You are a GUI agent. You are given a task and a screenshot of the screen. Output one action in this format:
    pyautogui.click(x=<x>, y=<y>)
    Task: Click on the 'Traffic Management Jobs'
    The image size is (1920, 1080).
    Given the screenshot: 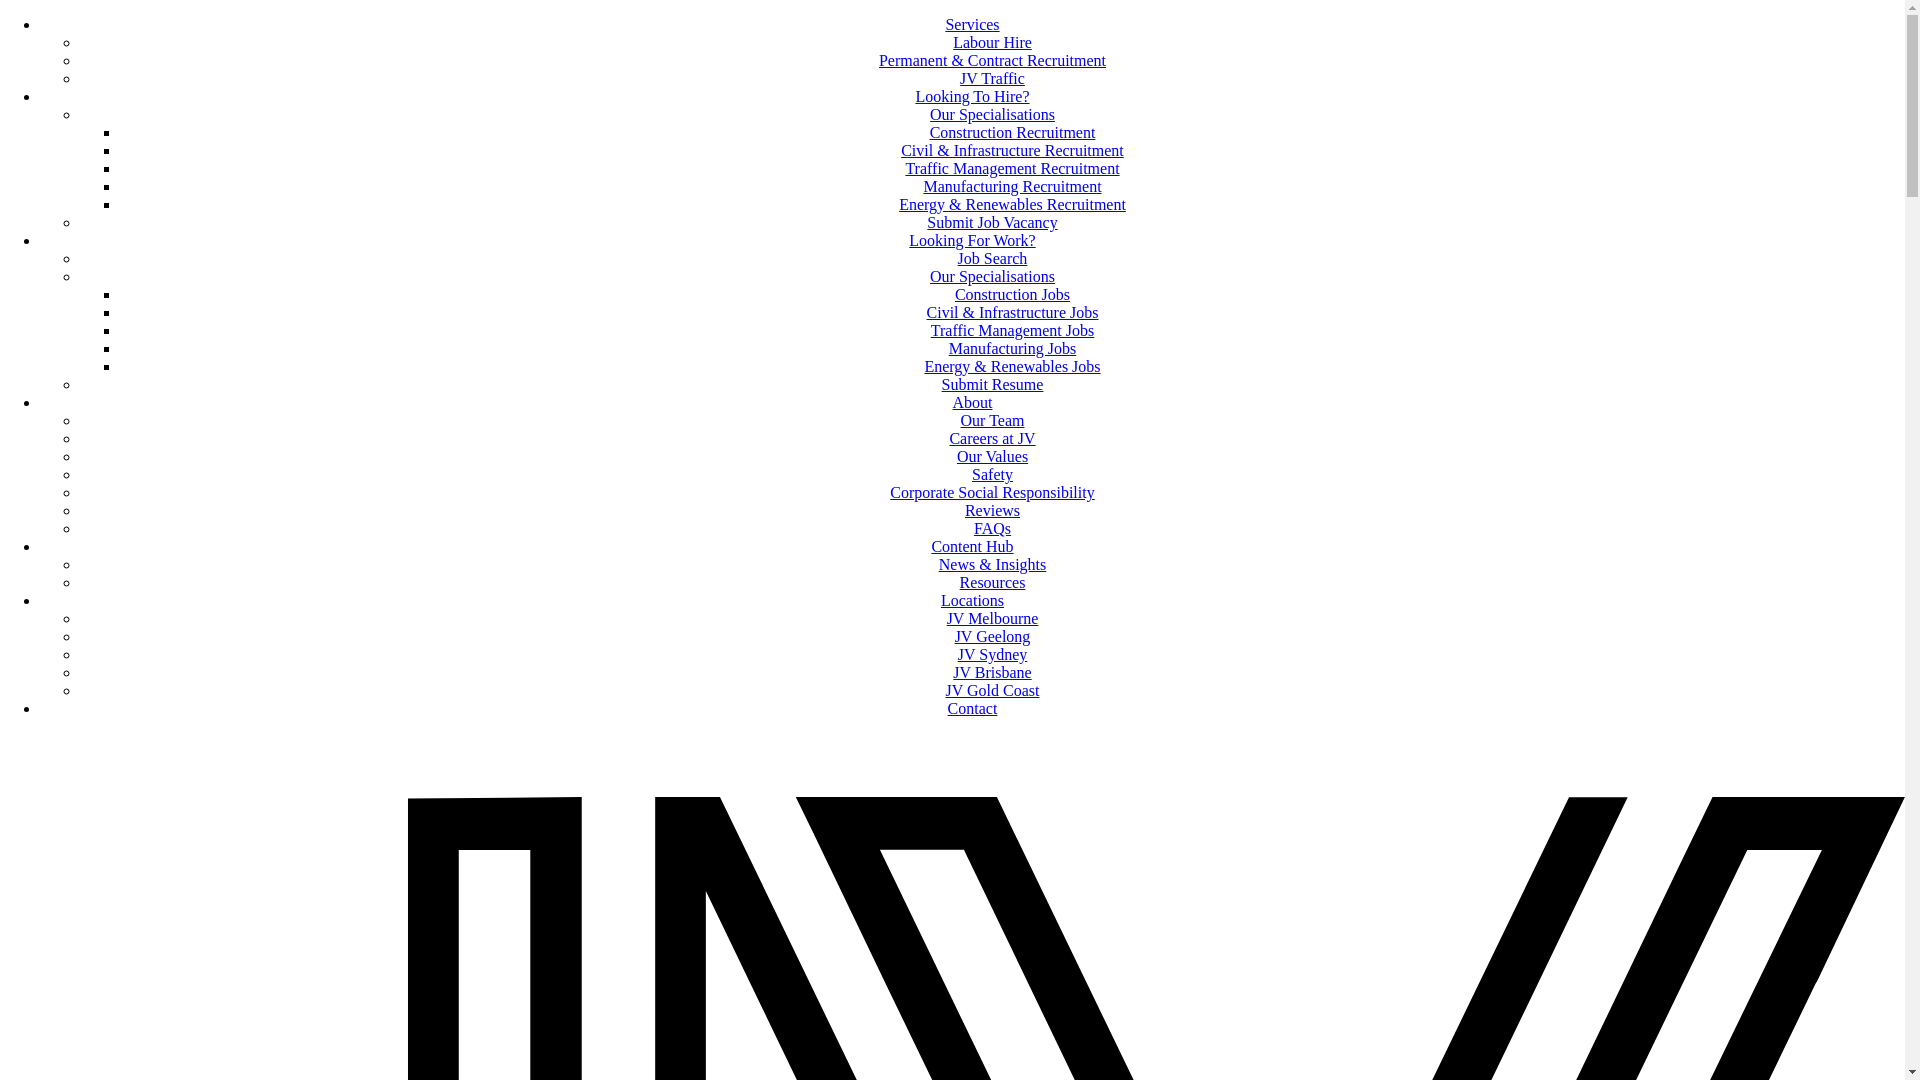 What is the action you would take?
    pyautogui.click(x=930, y=329)
    